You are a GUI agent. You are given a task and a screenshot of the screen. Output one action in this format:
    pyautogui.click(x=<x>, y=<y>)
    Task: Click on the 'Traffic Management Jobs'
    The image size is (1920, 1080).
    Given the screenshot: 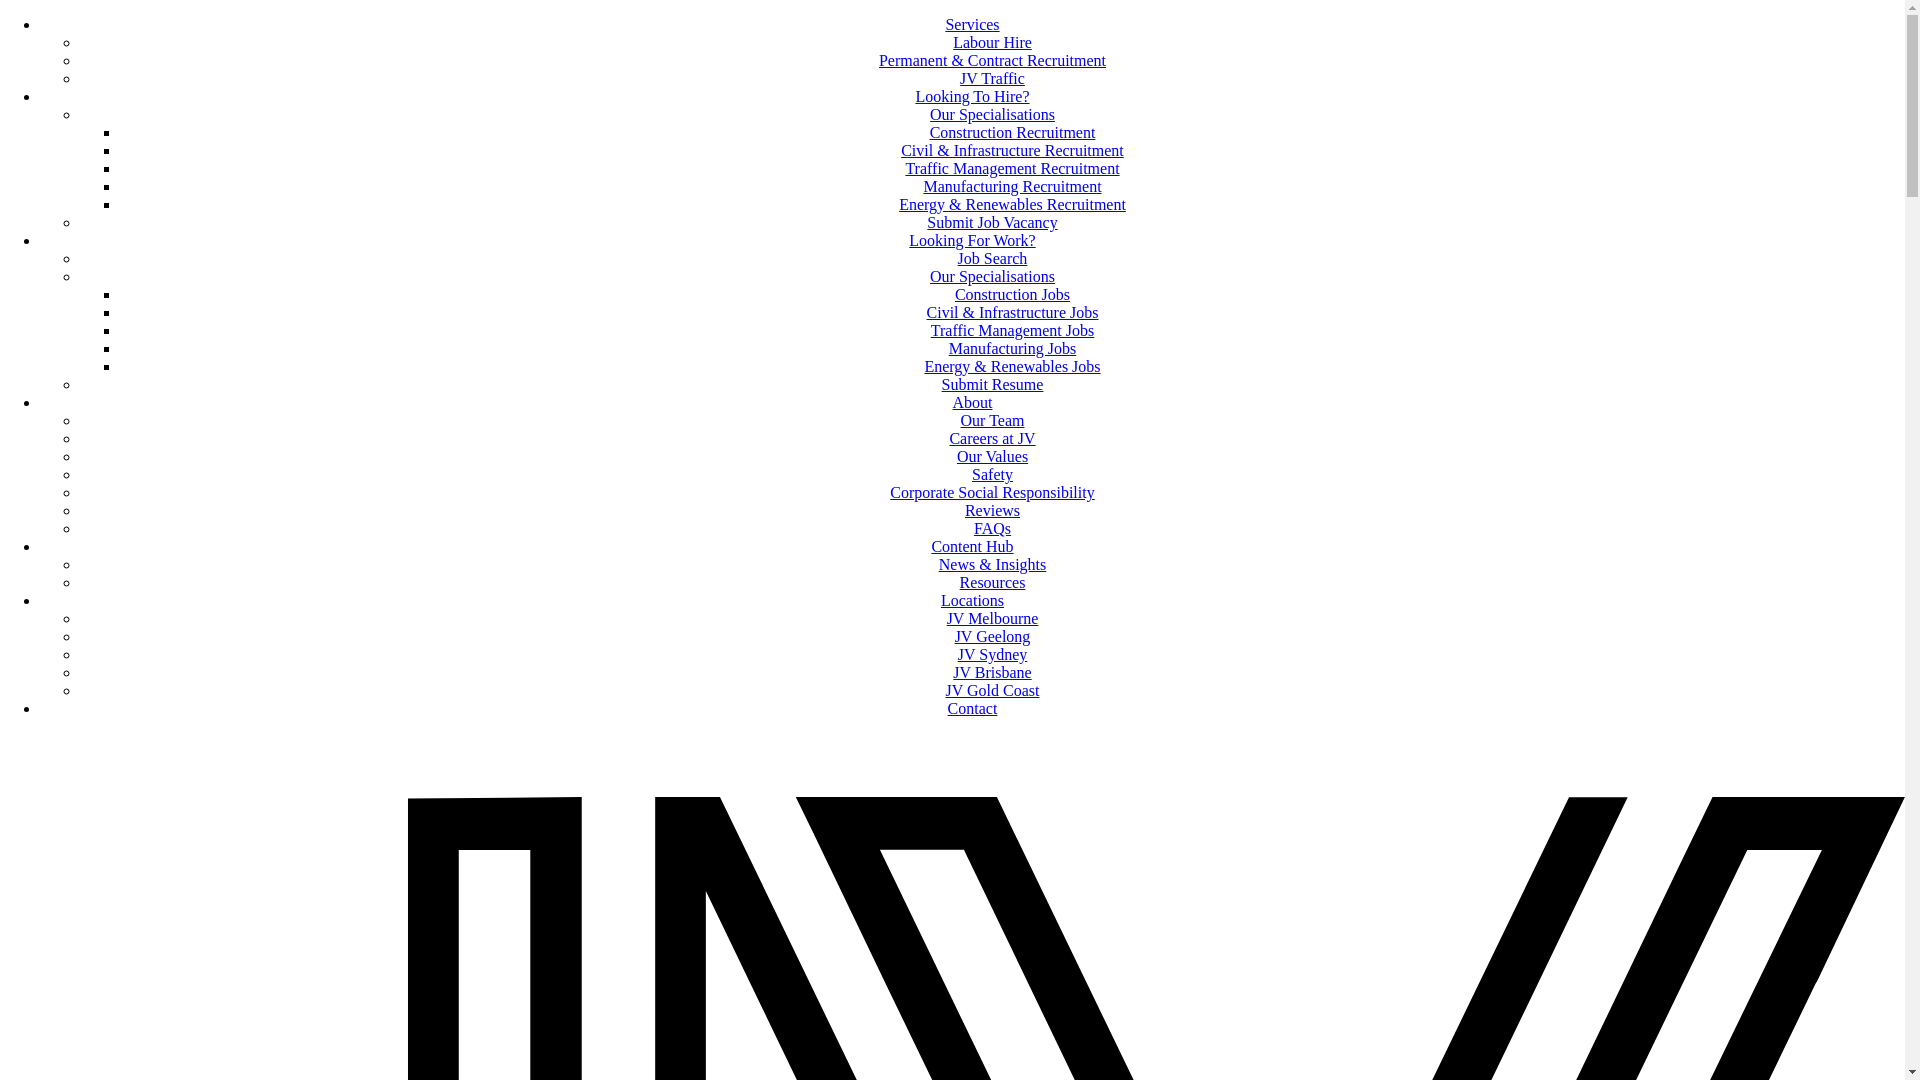 What is the action you would take?
    pyautogui.click(x=930, y=329)
    